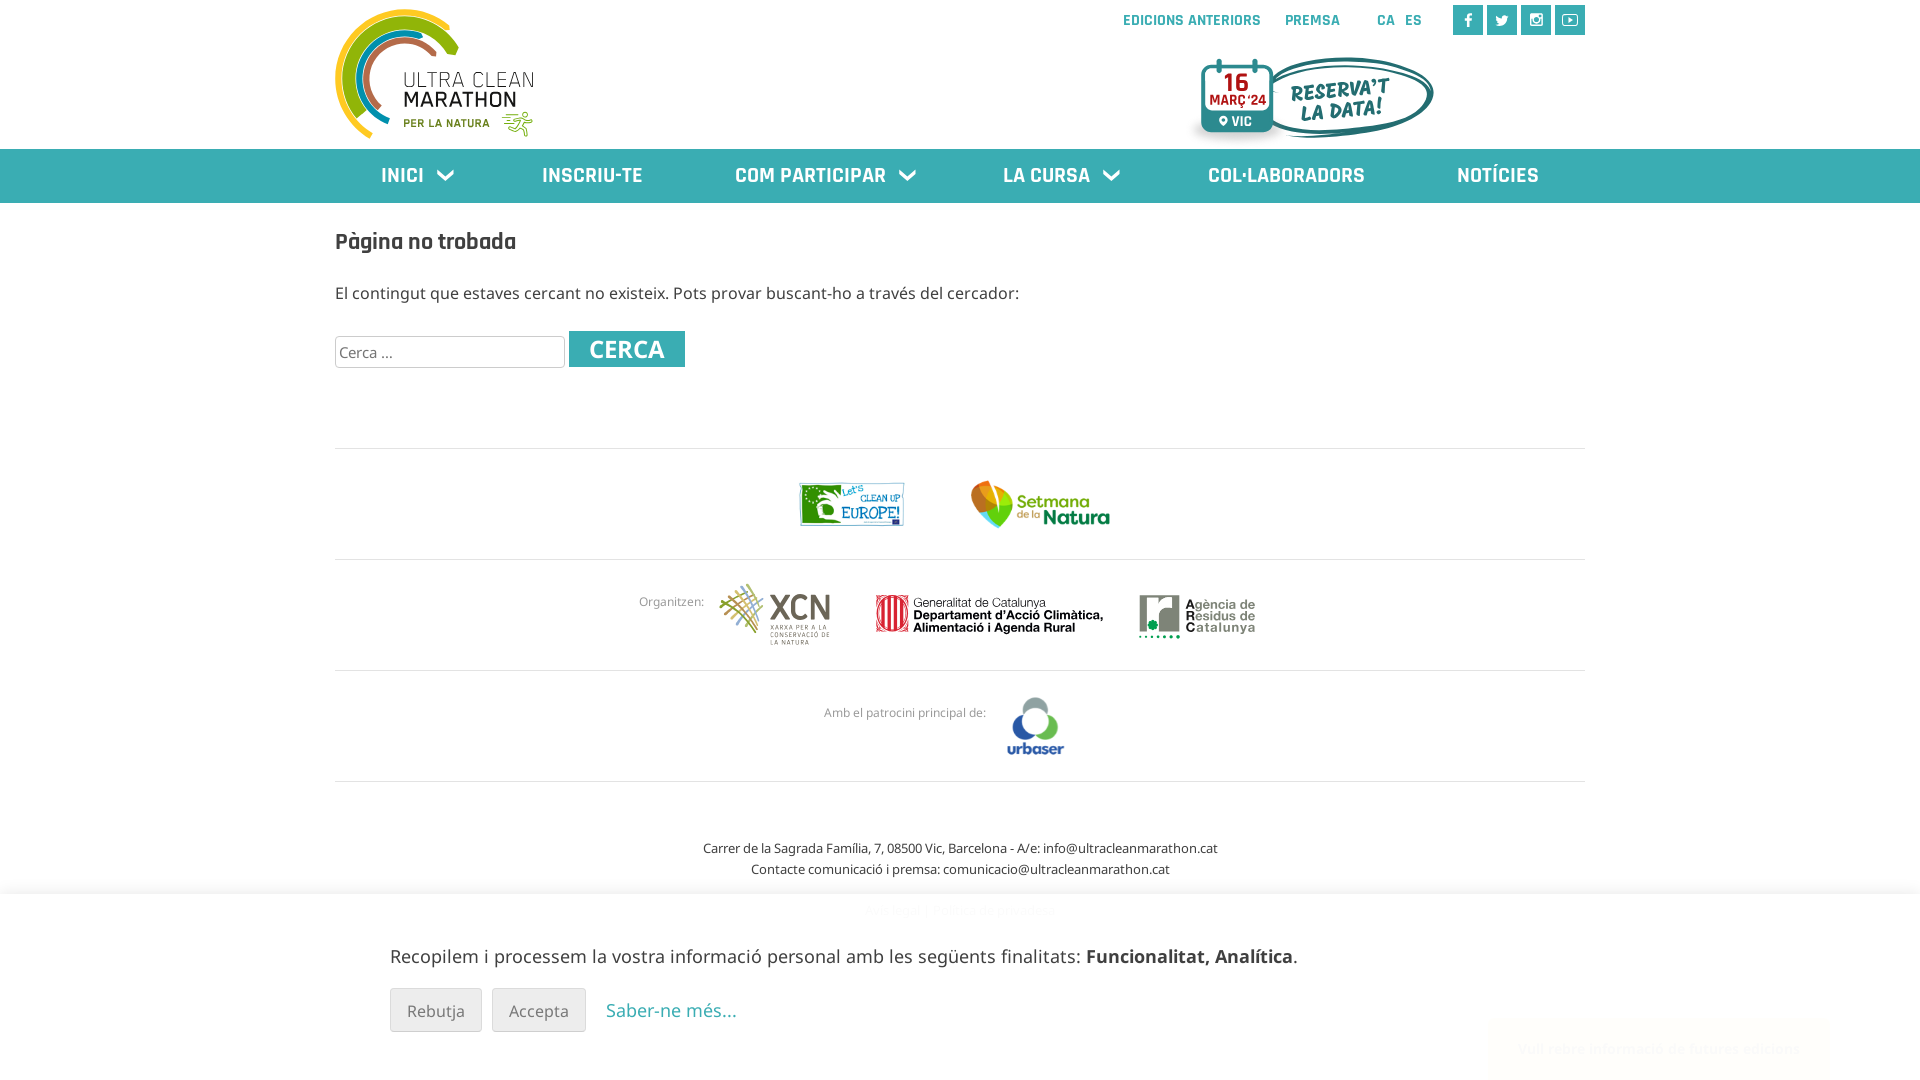 Image resolution: width=1920 pixels, height=1080 pixels. I want to click on 'Twitter', so click(1487, 19).